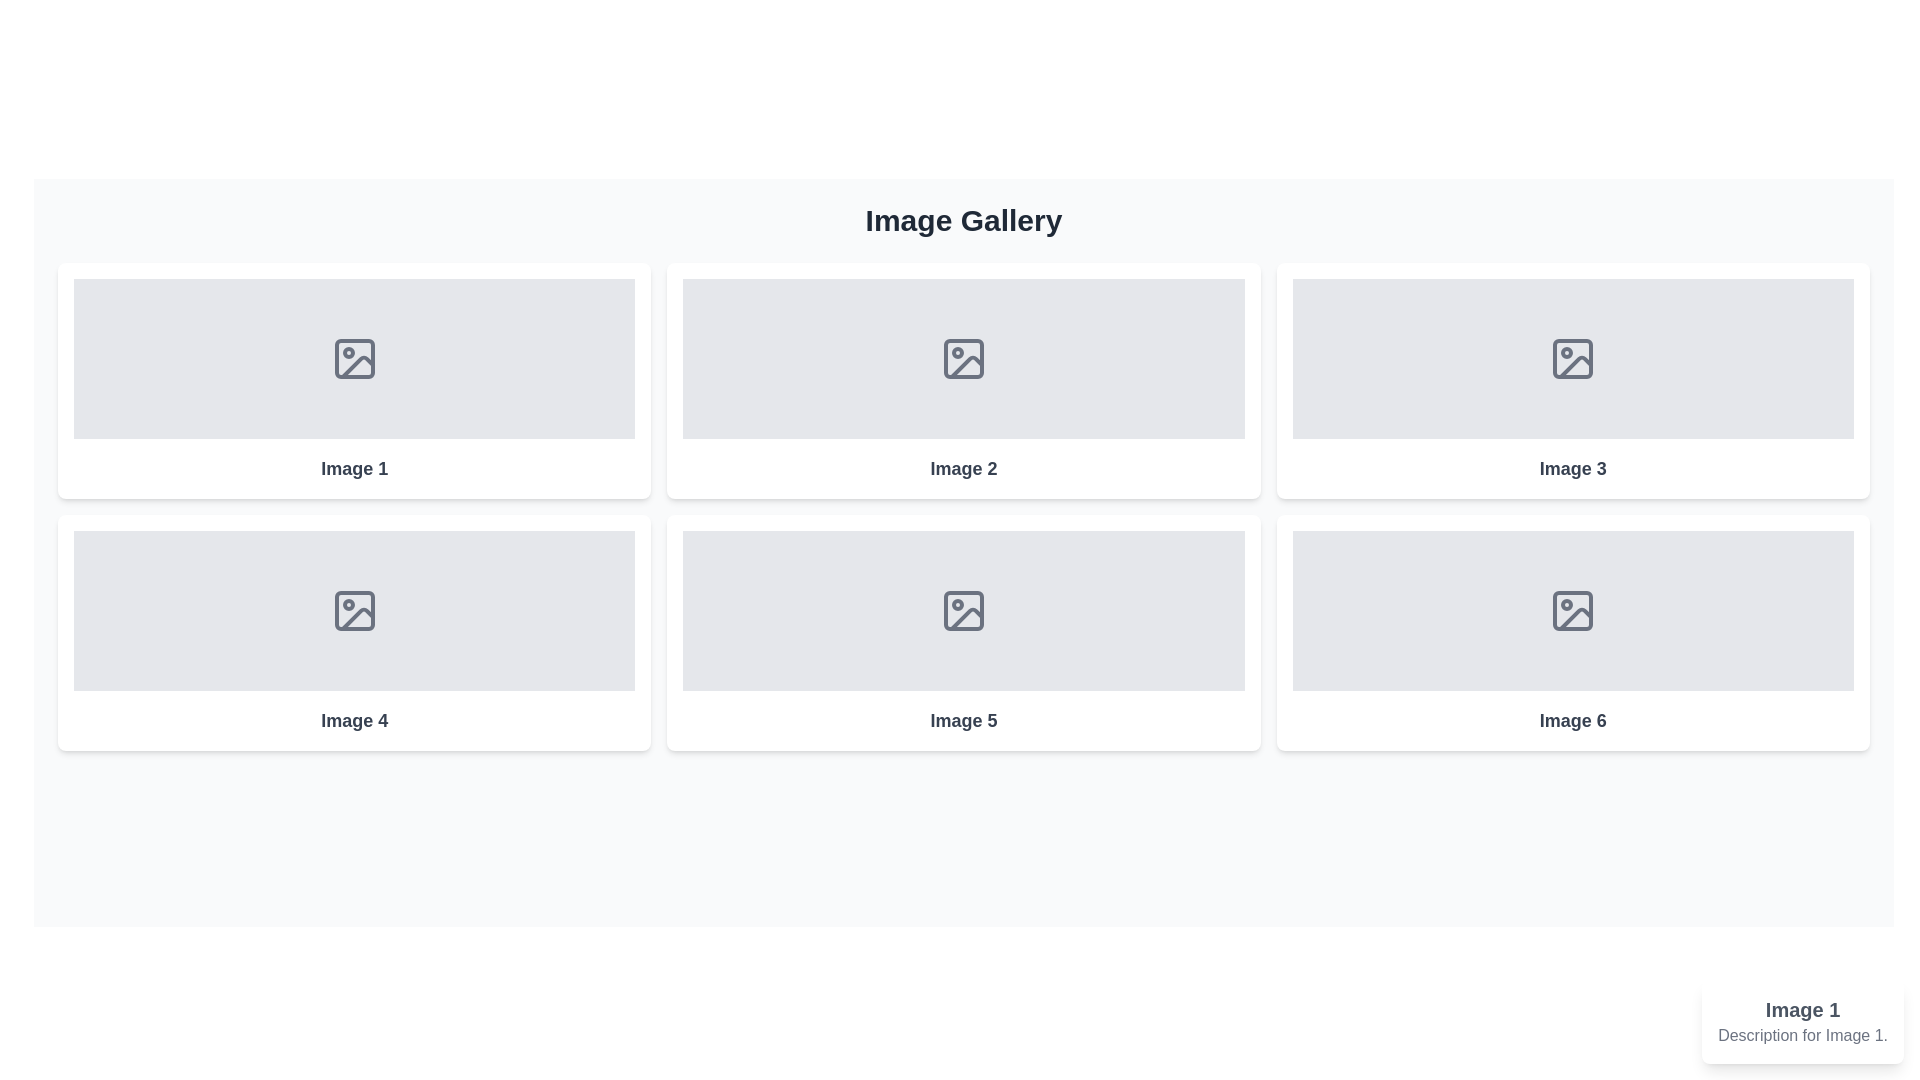 This screenshot has height=1080, width=1920. Describe the element at coordinates (1572, 357) in the screenshot. I see `the icon resembling a picture frame located in the top-right corner of the third box labeled 'Image 3'` at that location.